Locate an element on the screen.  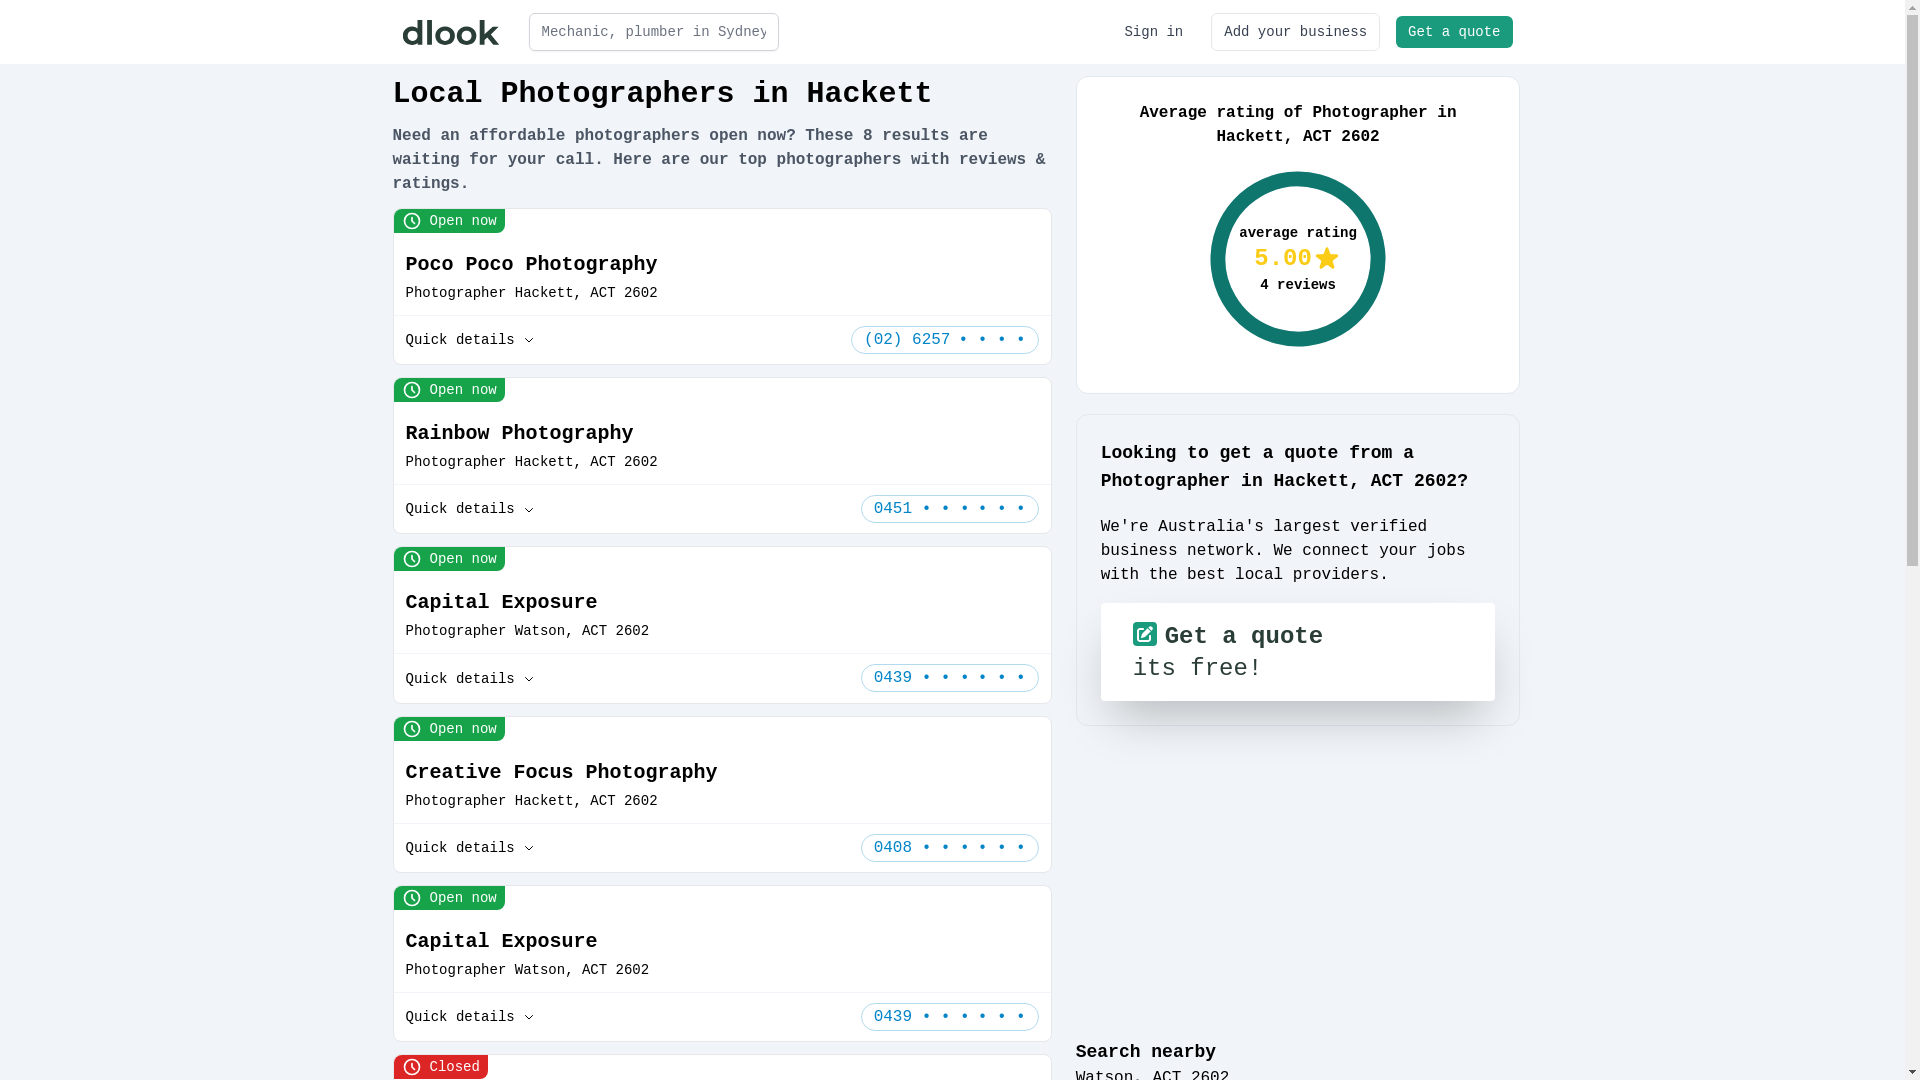
'Sign in' is located at coordinates (1153, 31).